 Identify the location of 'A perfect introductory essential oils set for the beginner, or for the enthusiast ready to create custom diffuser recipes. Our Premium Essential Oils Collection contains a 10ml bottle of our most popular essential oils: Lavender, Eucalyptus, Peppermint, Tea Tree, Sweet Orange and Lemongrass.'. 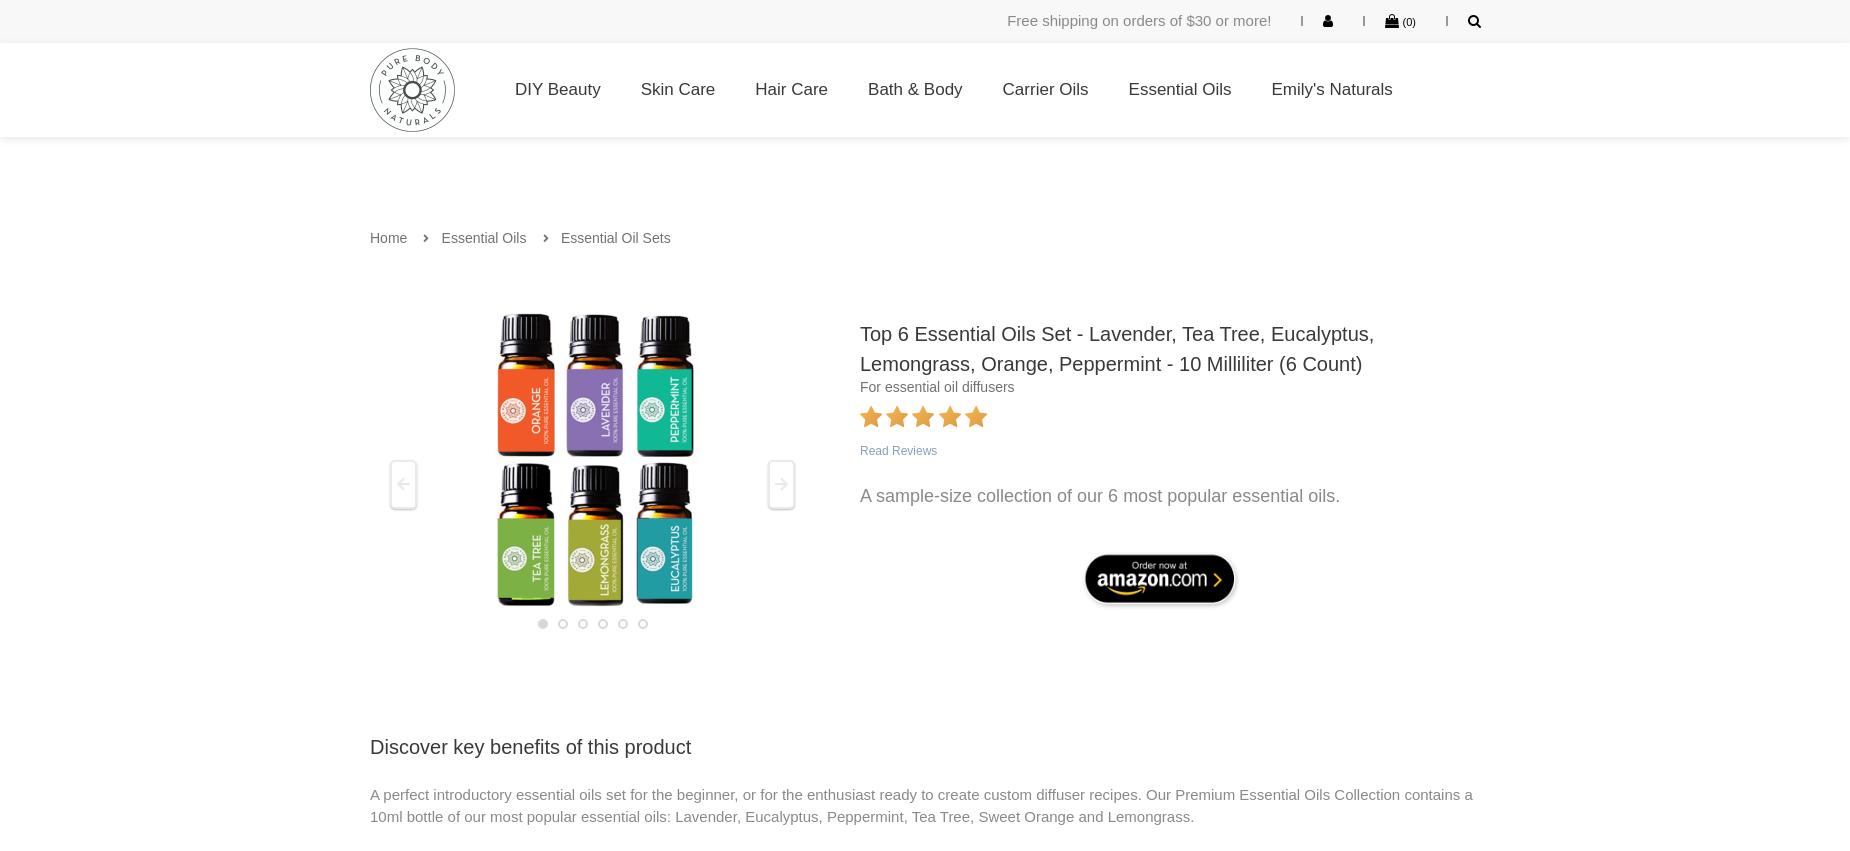
(920, 803).